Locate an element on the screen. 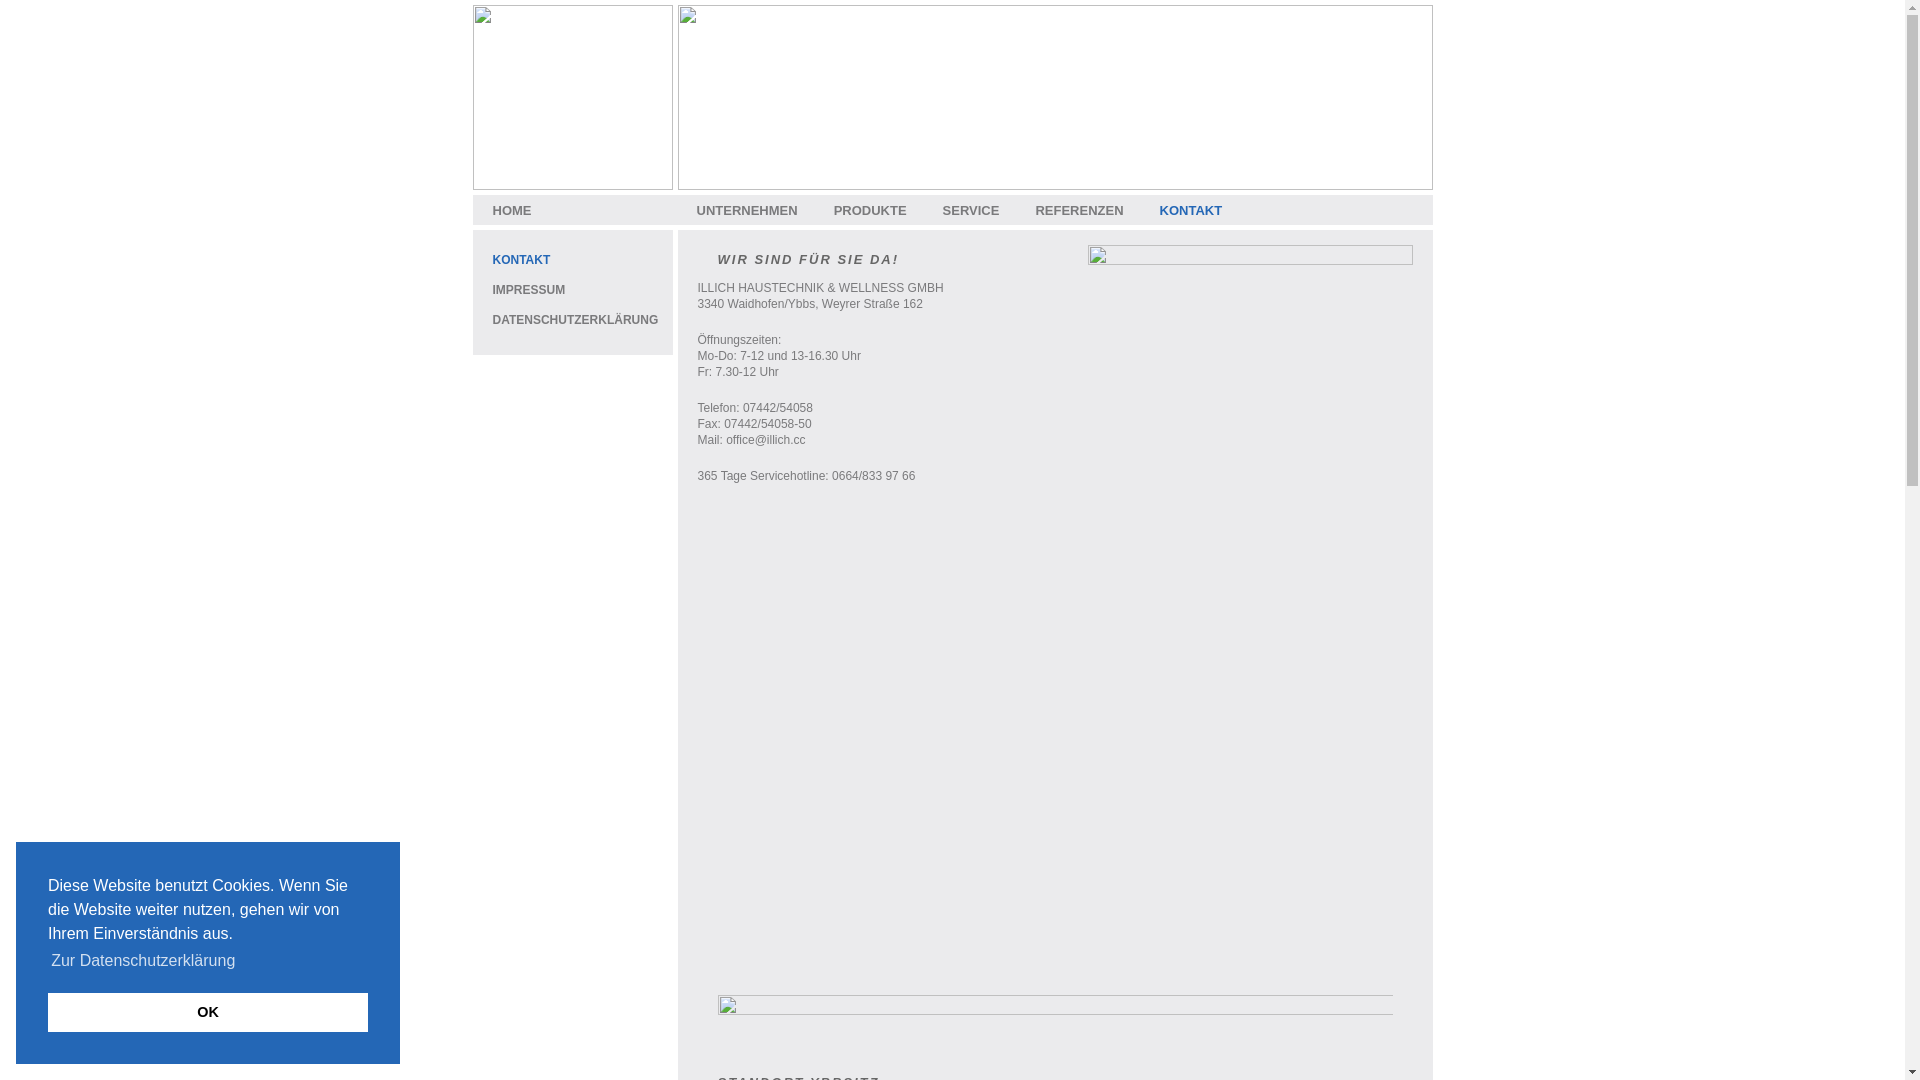  'KONTAKT' is located at coordinates (1191, 210).